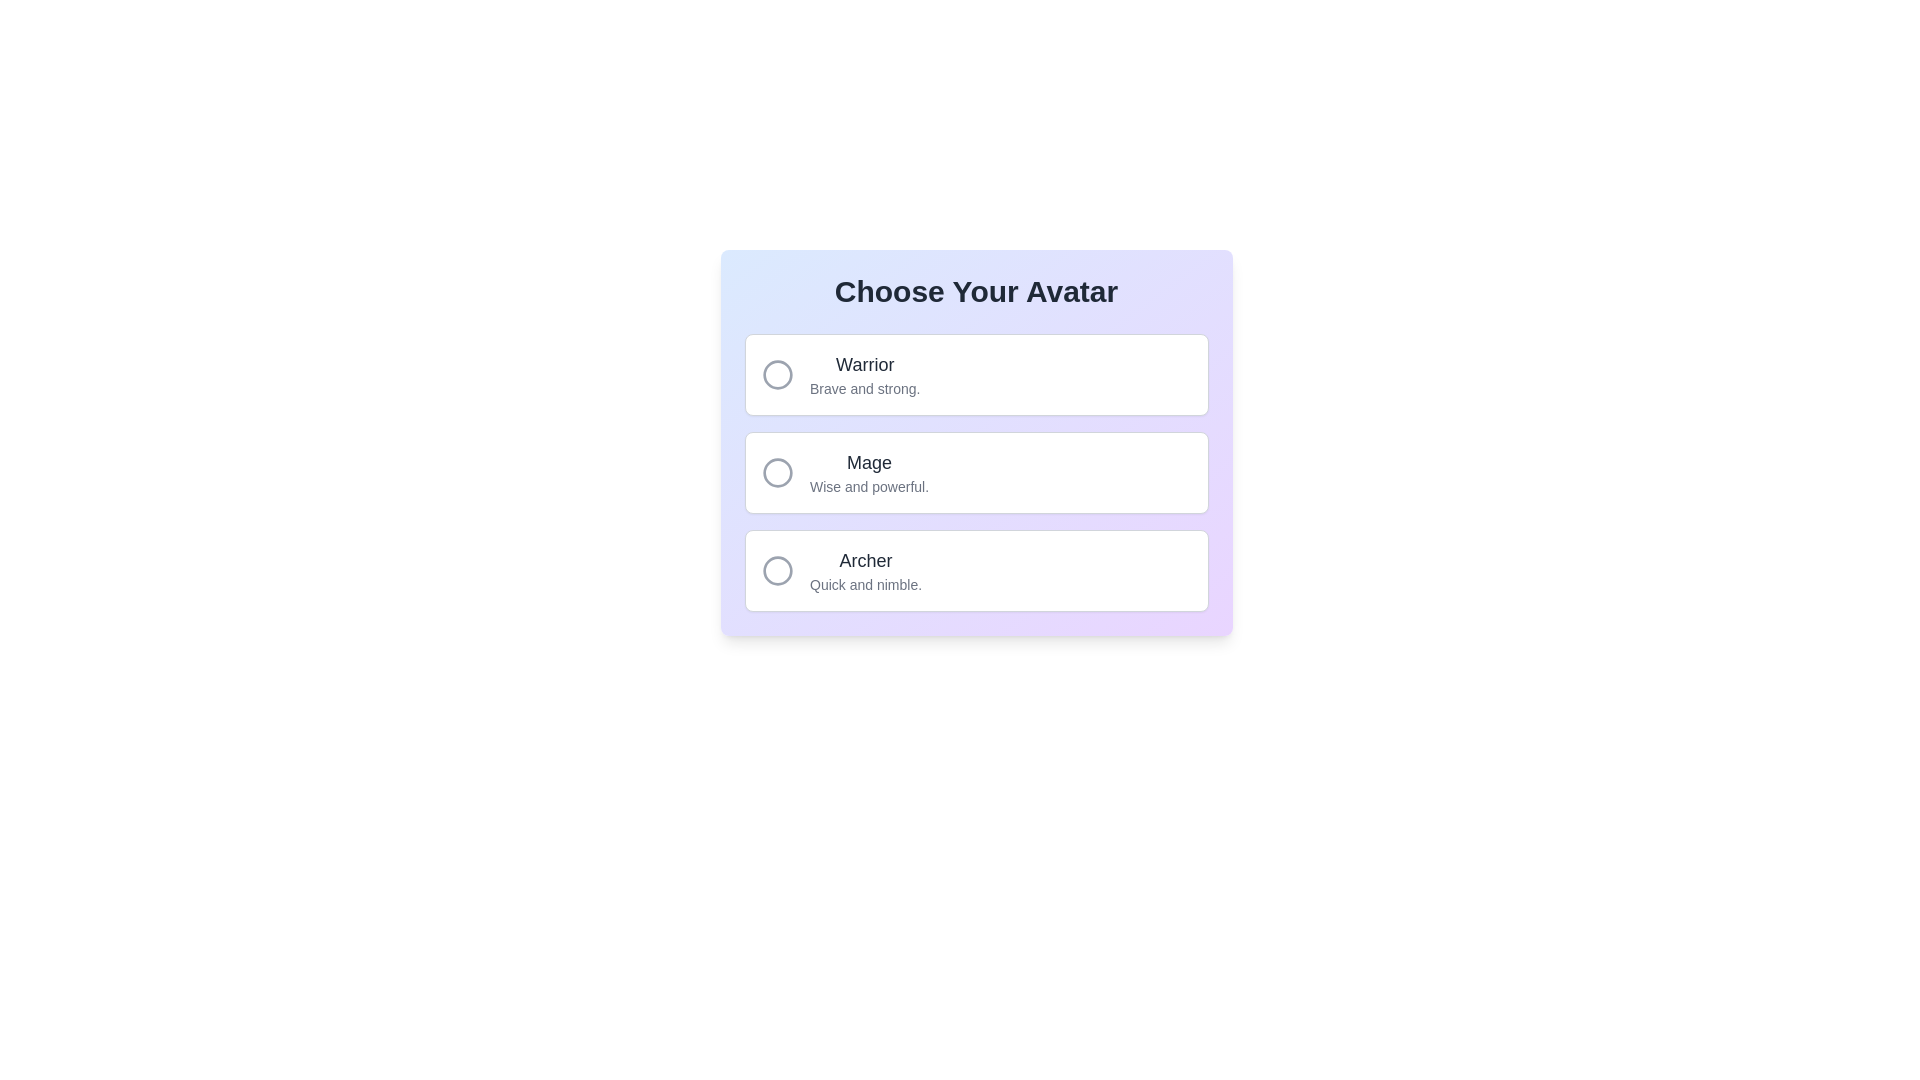  I want to click on the Text Label that serves as a descriptive title for the layout, positioned at the top center of the gradient background panel, so click(976, 292).